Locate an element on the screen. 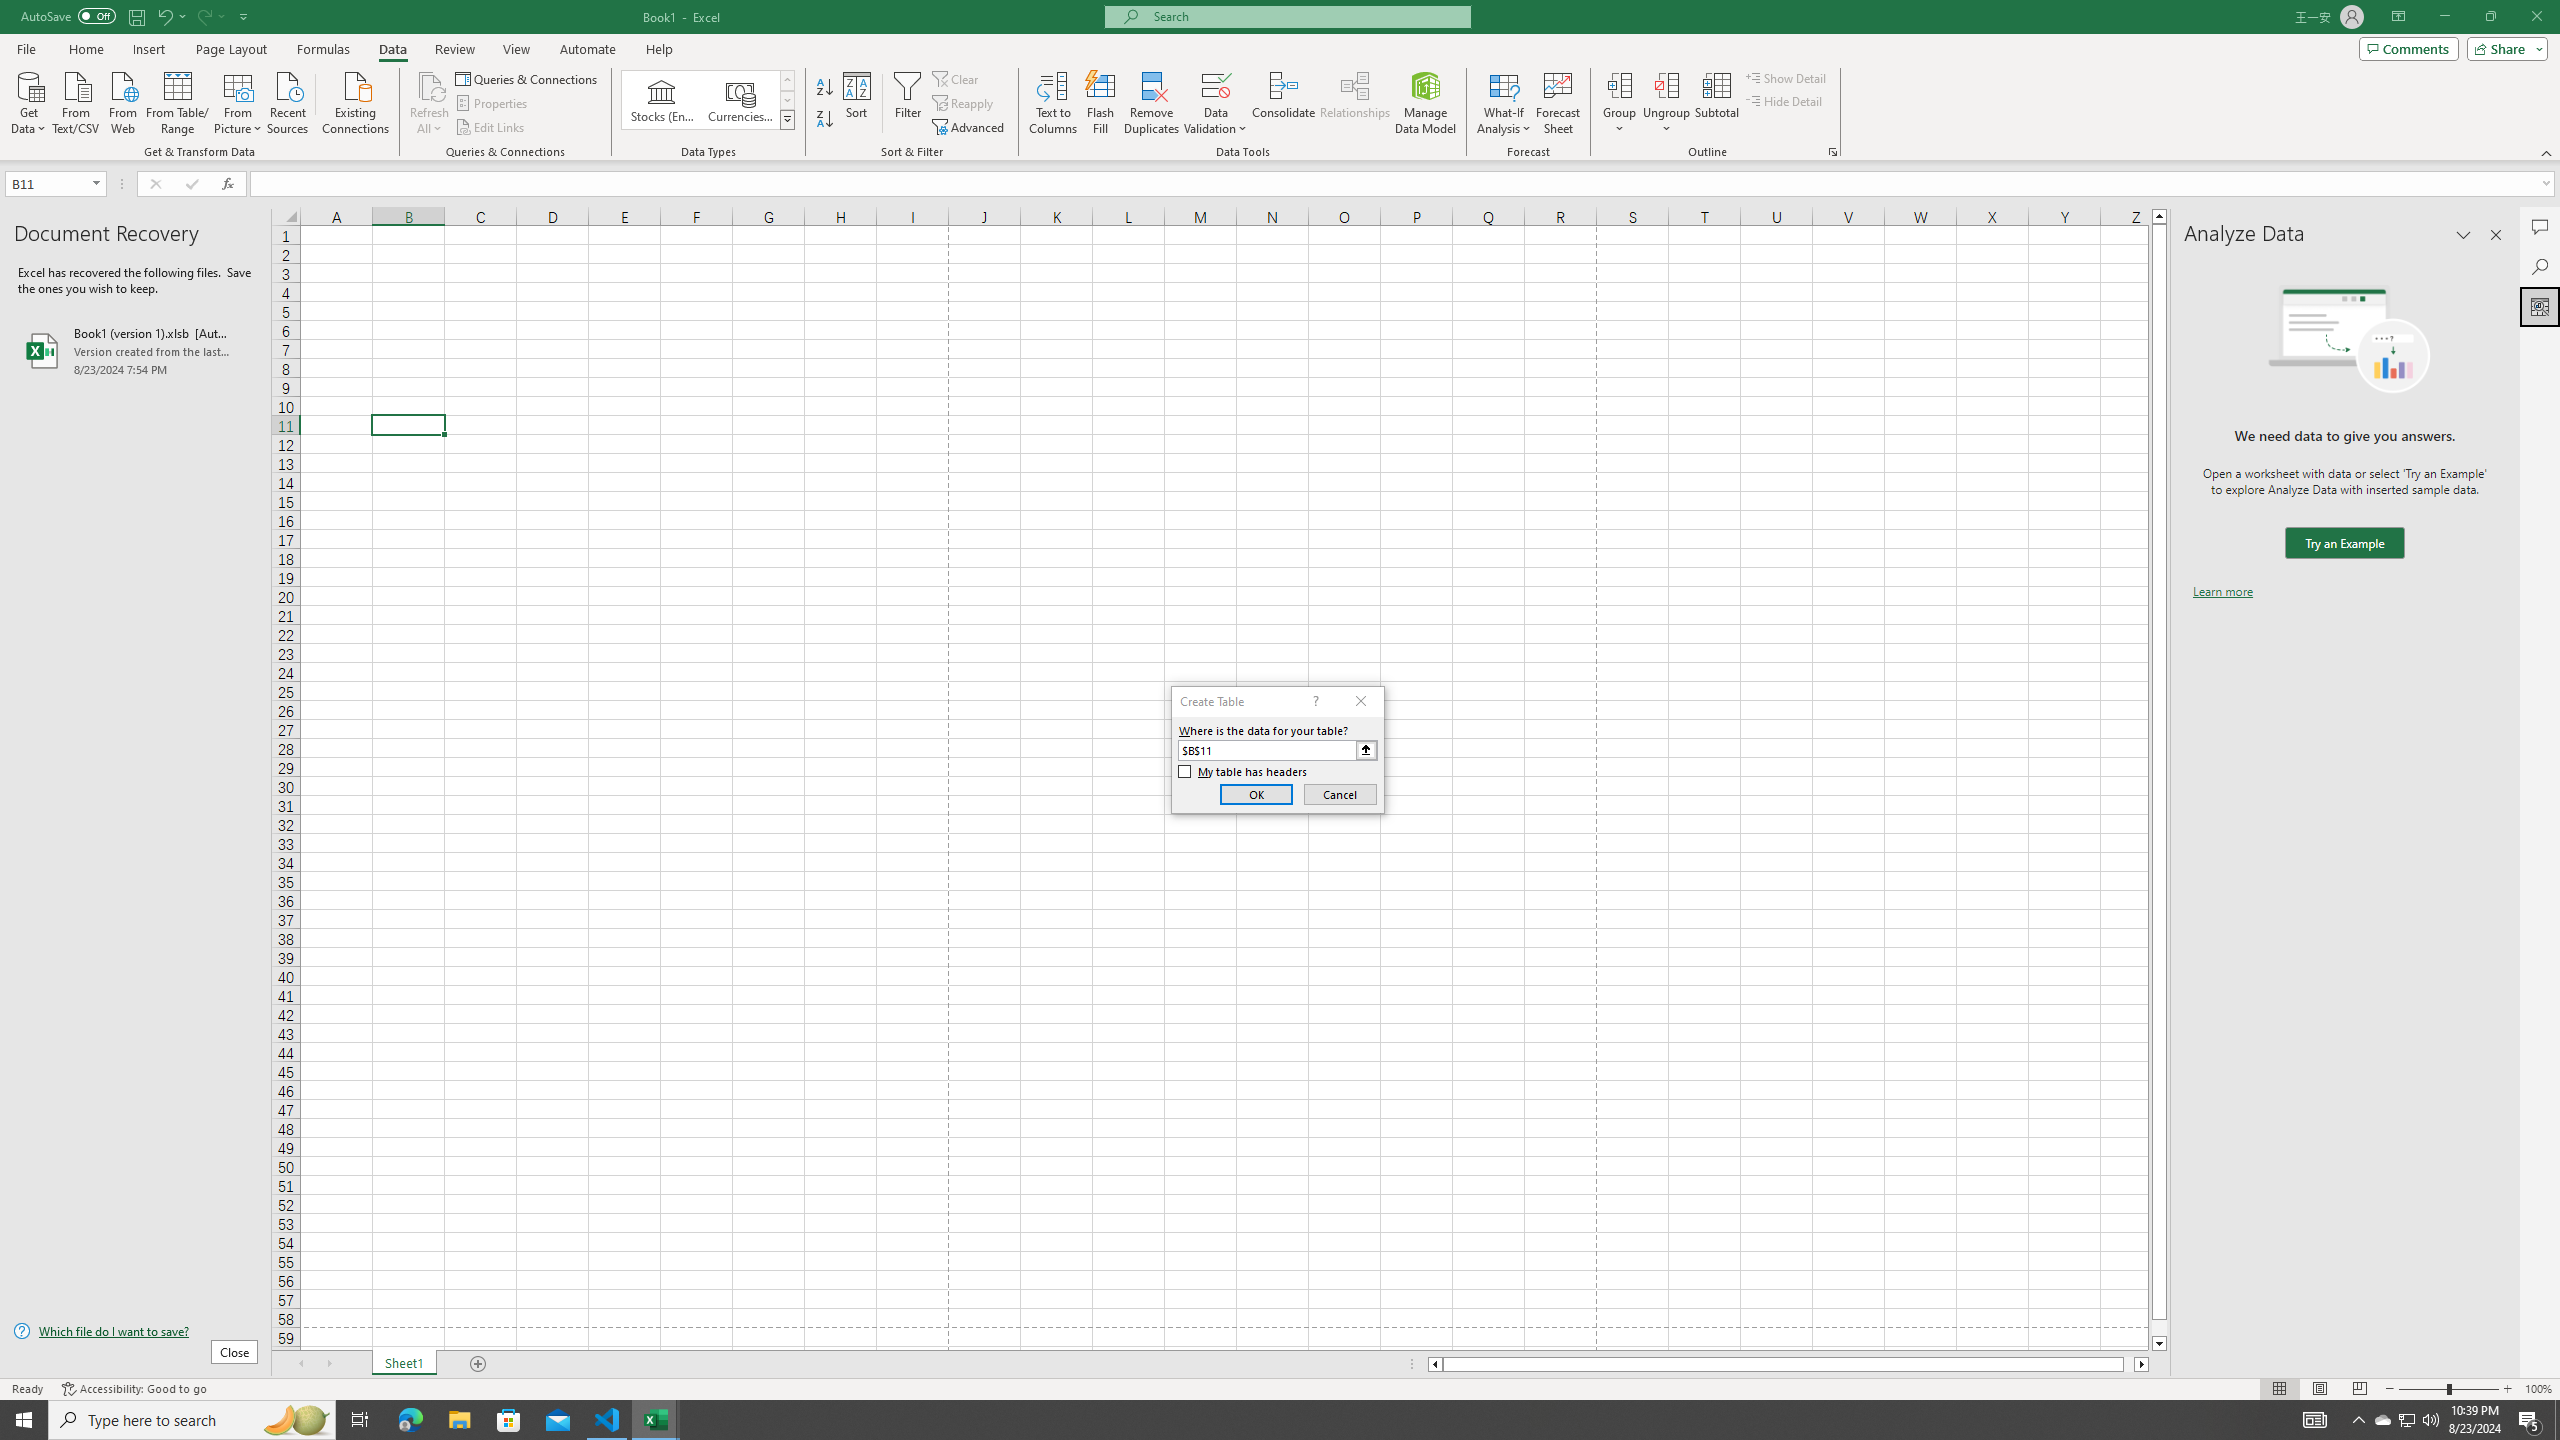  'Data Validation...' is located at coordinates (1215, 103).